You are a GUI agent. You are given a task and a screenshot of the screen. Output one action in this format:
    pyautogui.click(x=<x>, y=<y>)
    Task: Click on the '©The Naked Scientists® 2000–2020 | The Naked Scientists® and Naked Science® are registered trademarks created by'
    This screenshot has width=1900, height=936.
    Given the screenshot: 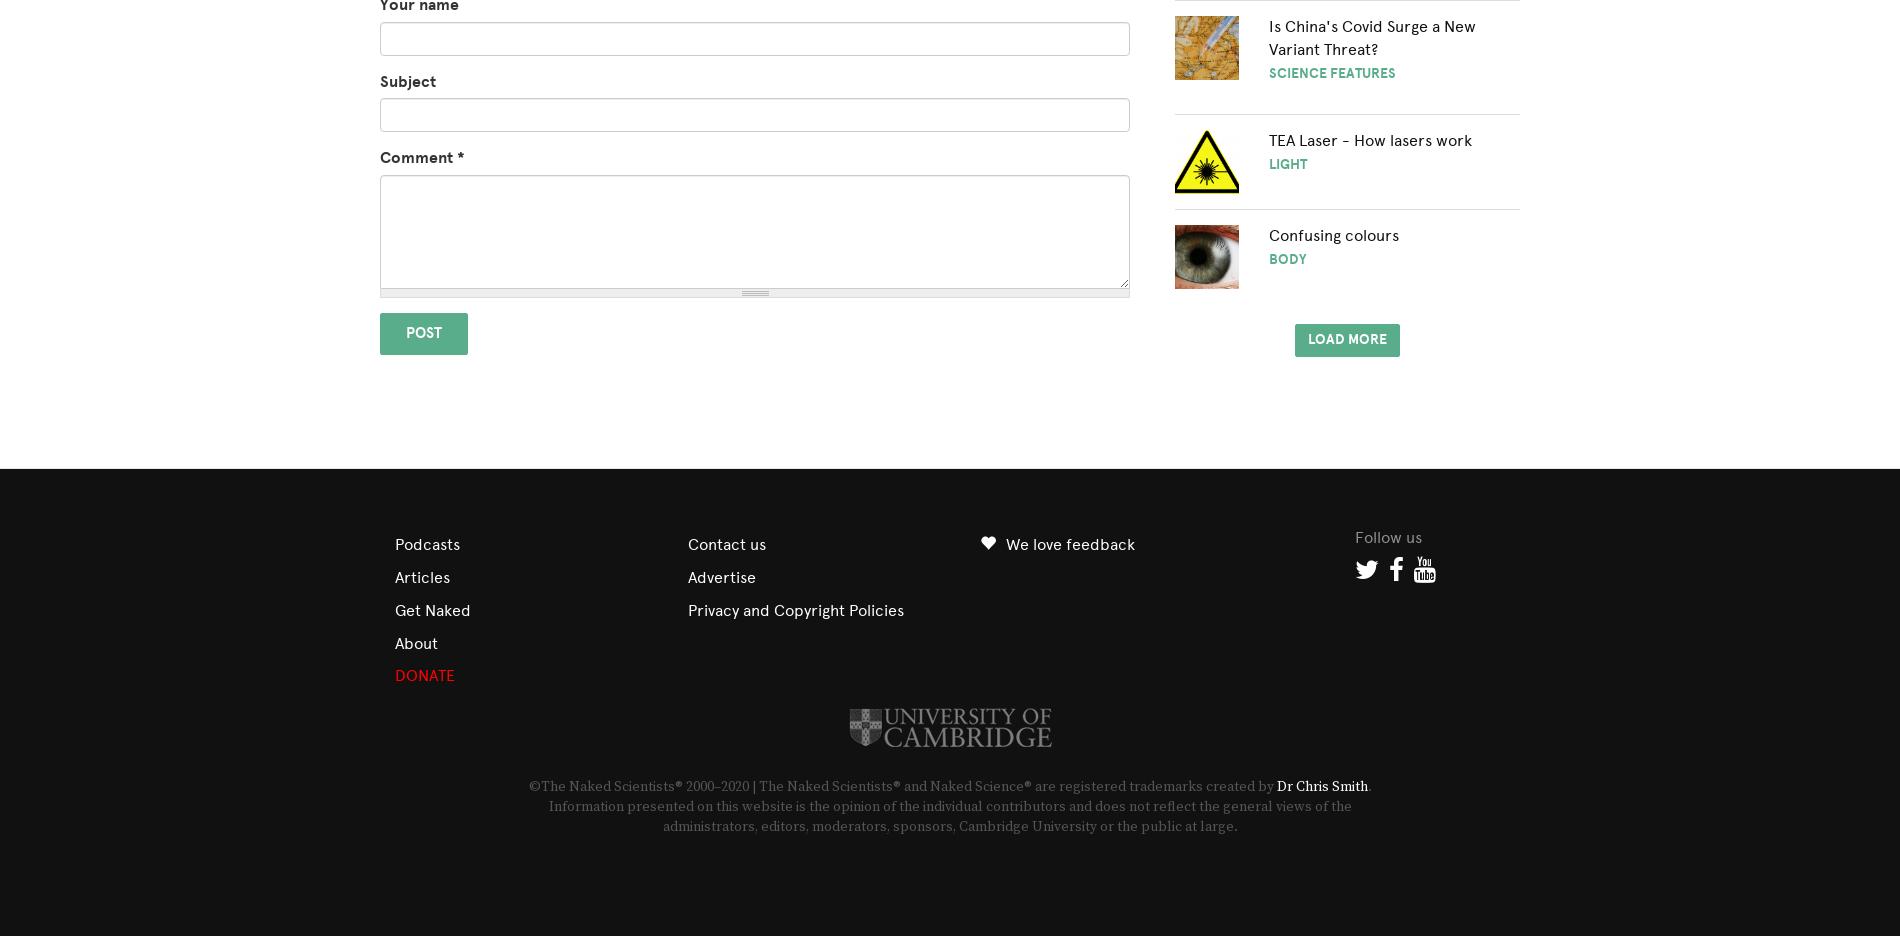 What is the action you would take?
    pyautogui.click(x=900, y=785)
    